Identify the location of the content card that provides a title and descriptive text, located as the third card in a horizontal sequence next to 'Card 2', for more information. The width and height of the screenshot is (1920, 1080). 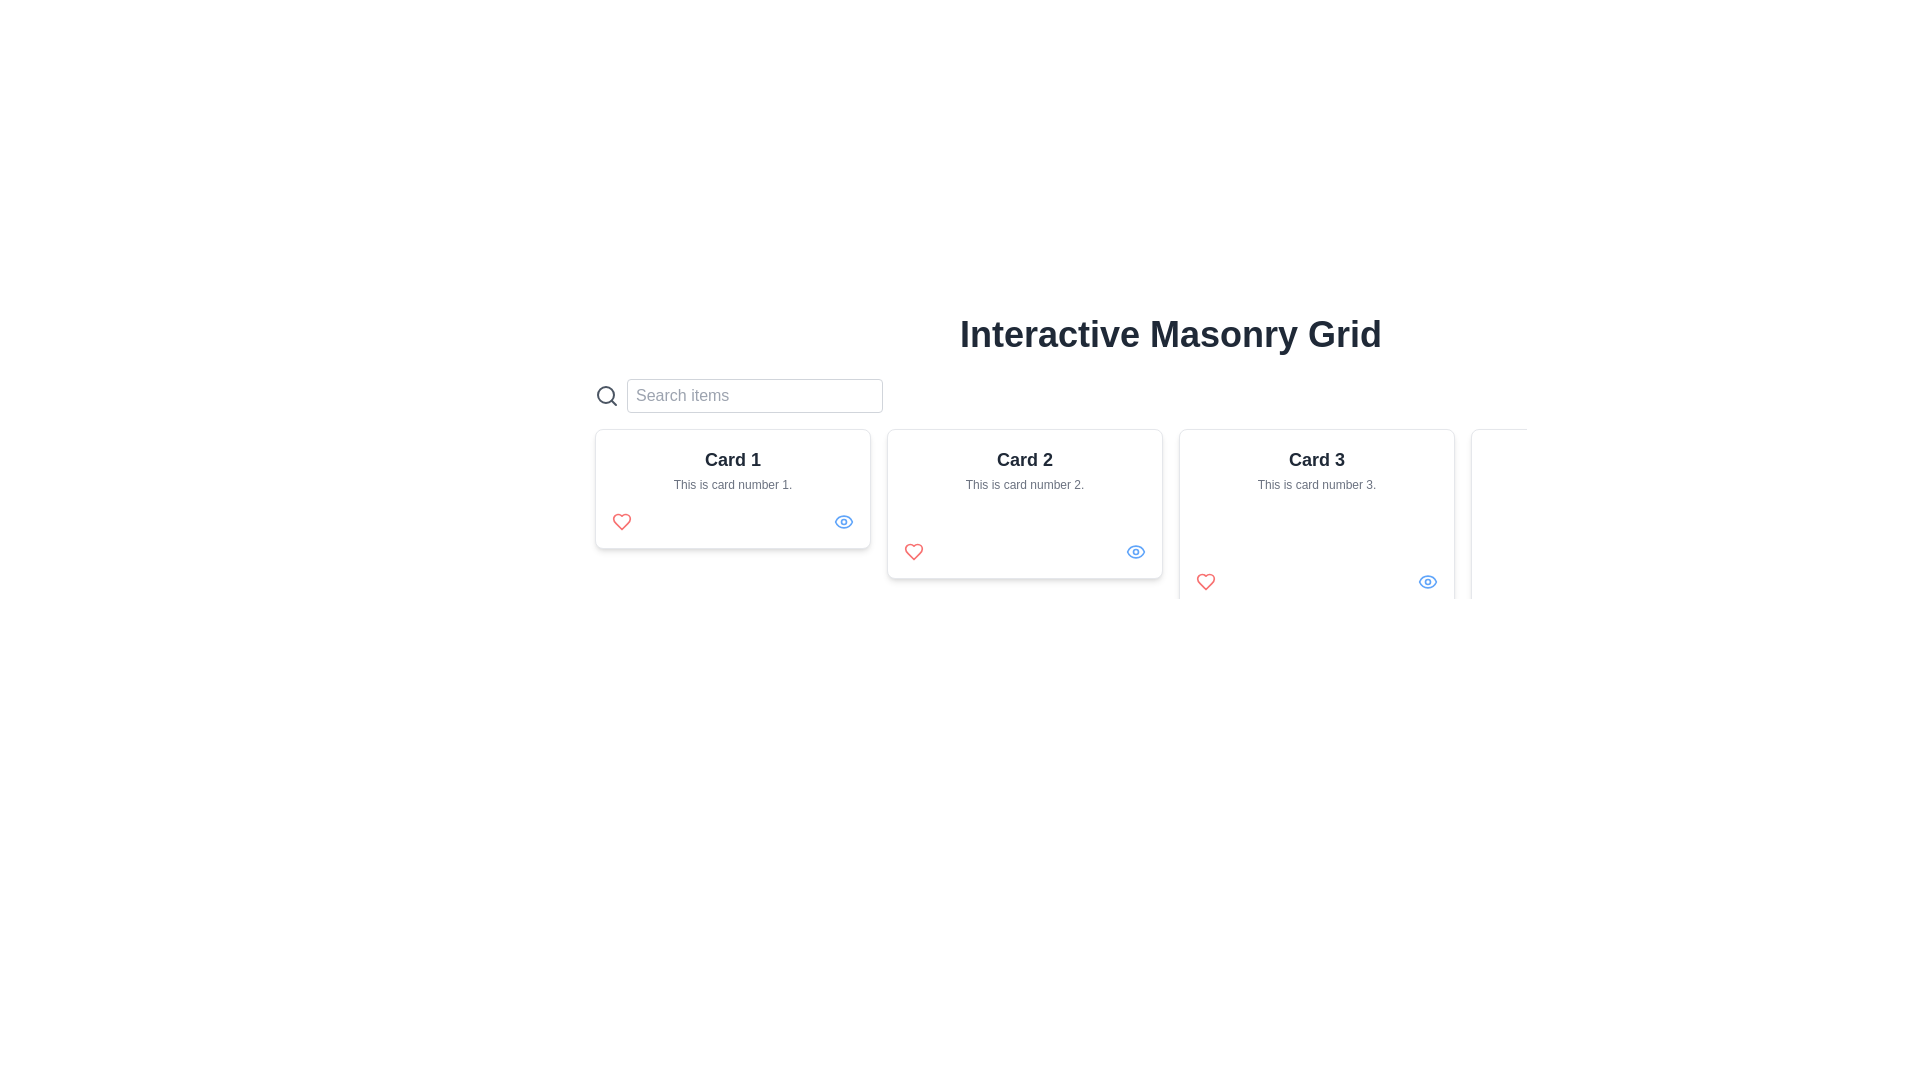
(1316, 469).